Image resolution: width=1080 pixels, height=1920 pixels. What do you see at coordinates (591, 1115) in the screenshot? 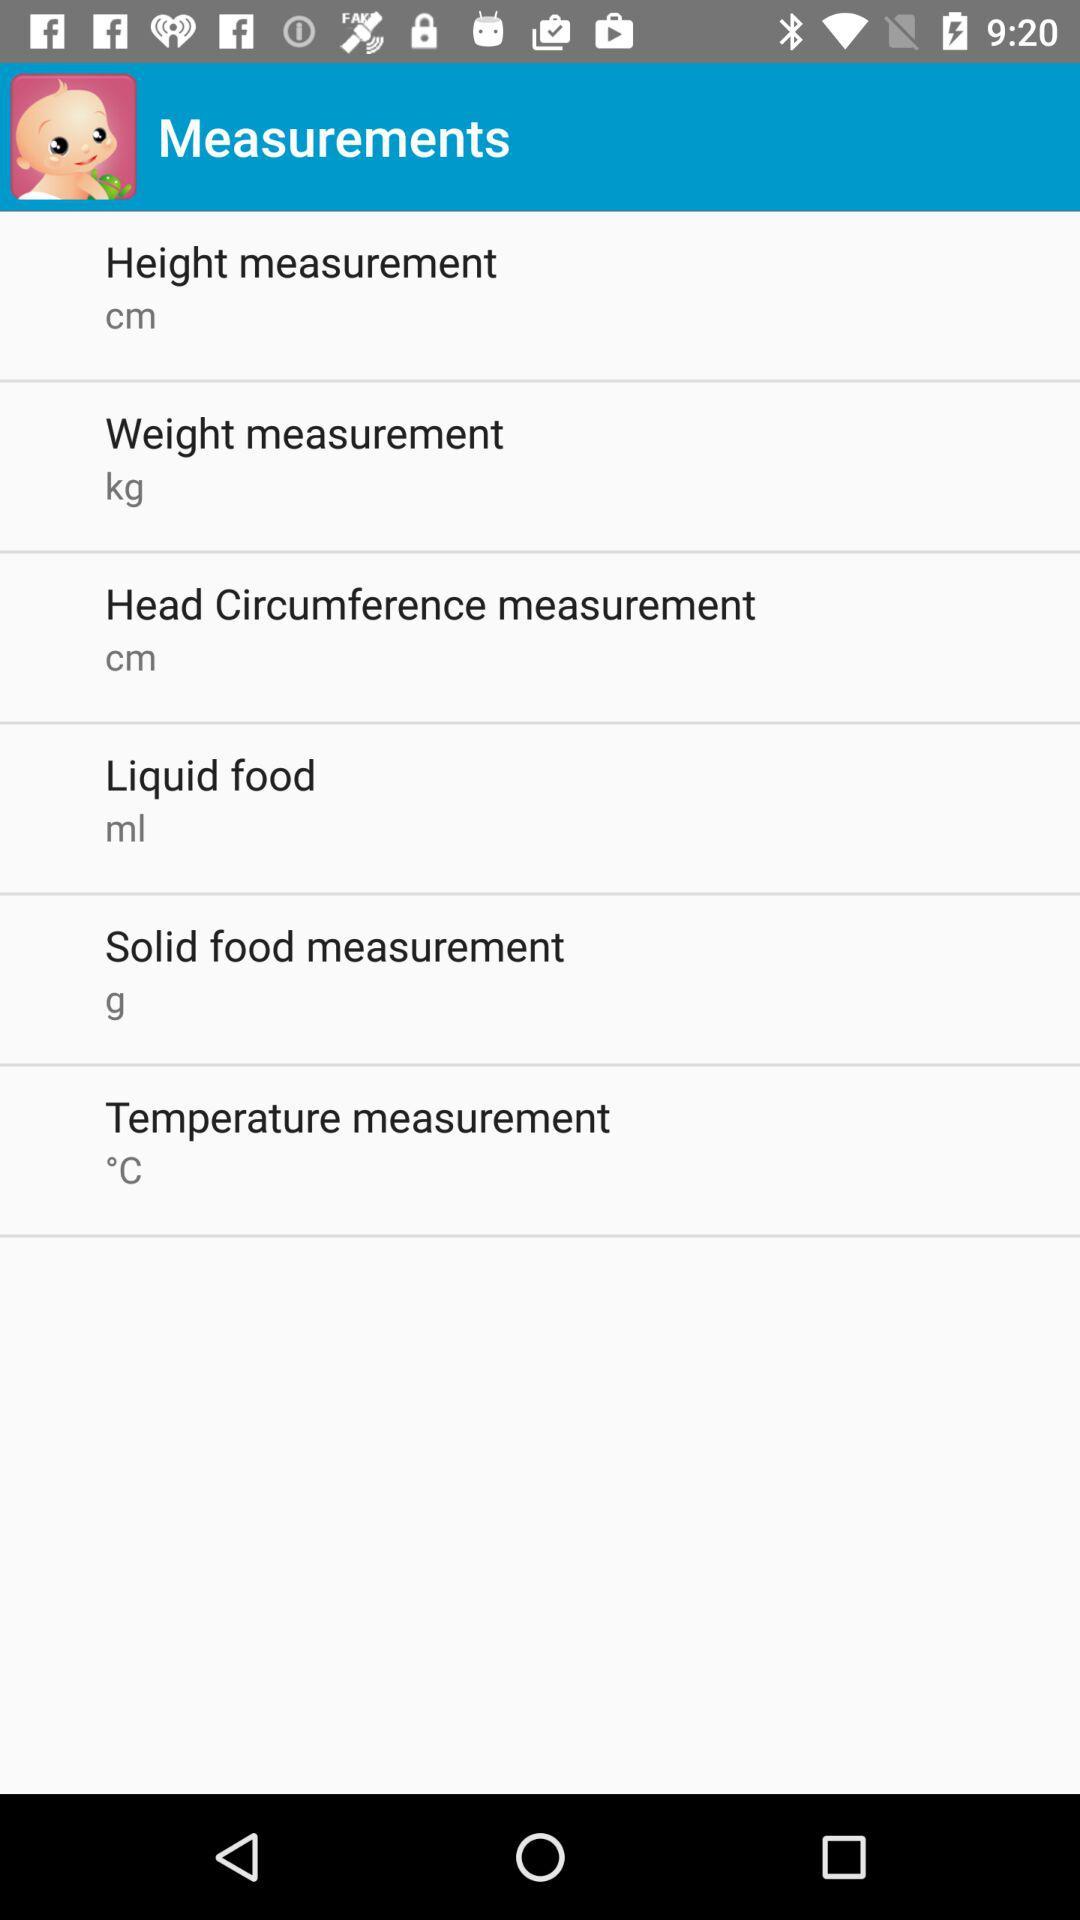
I see `temperature measurement icon` at bounding box center [591, 1115].